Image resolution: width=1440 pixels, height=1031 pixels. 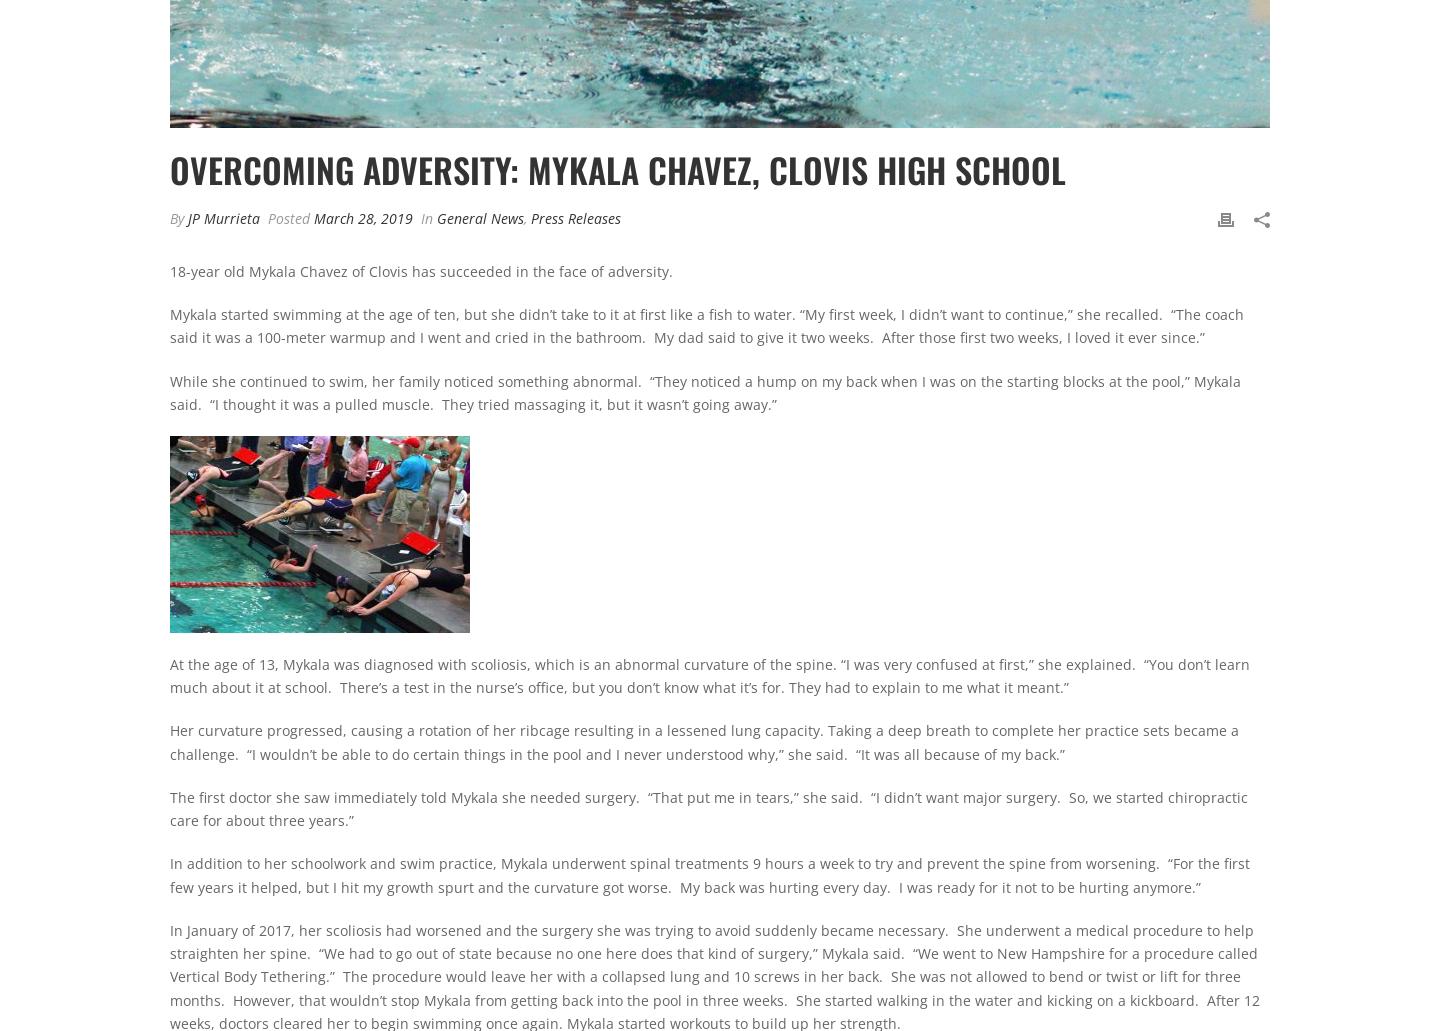 What do you see at coordinates (576, 217) in the screenshot?
I see `'Press Releases'` at bounding box center [576, 217].